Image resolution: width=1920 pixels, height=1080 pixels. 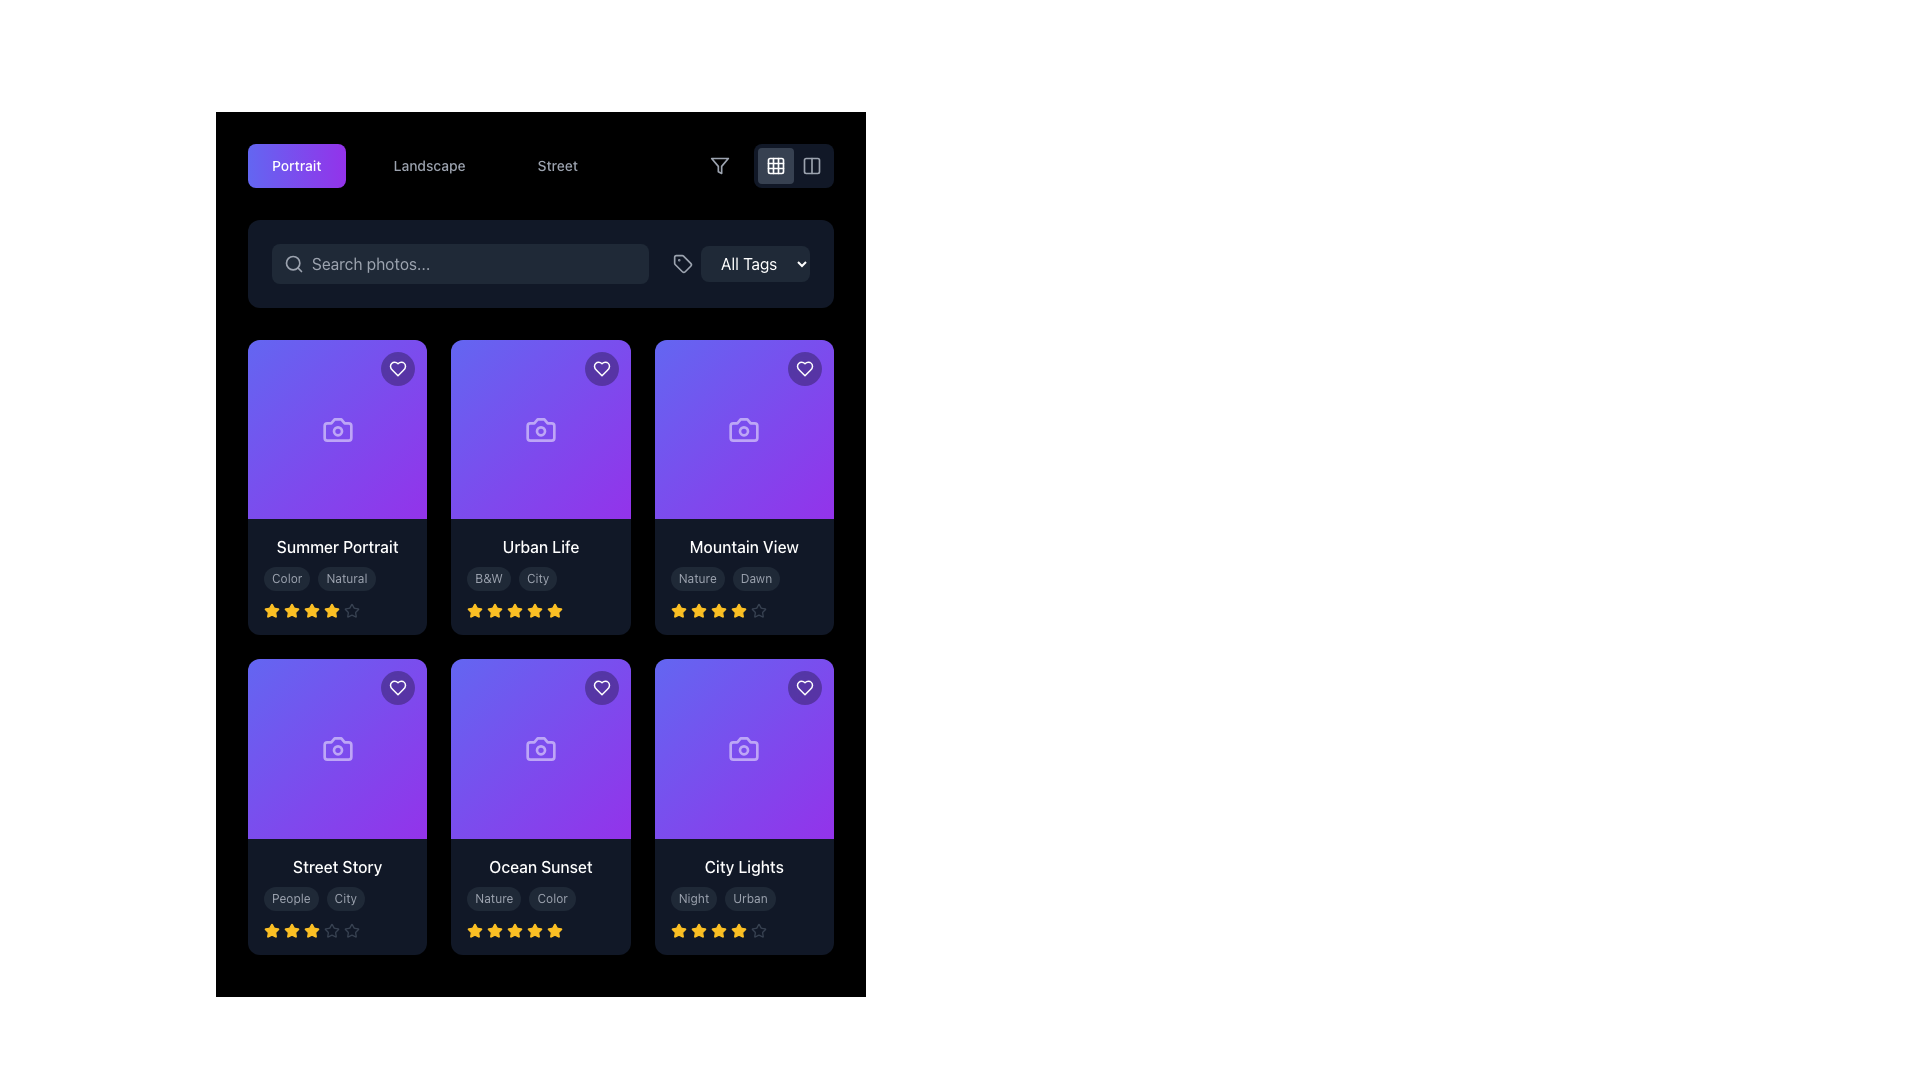 What do you see at coordinates (718, 610) in the screenshot?
I see `the state of the fourth star icon in the rating system for the 'Mountain View' card, located below the 'Nature' and 'Dawn' labels` at bounding box center [718, 610].